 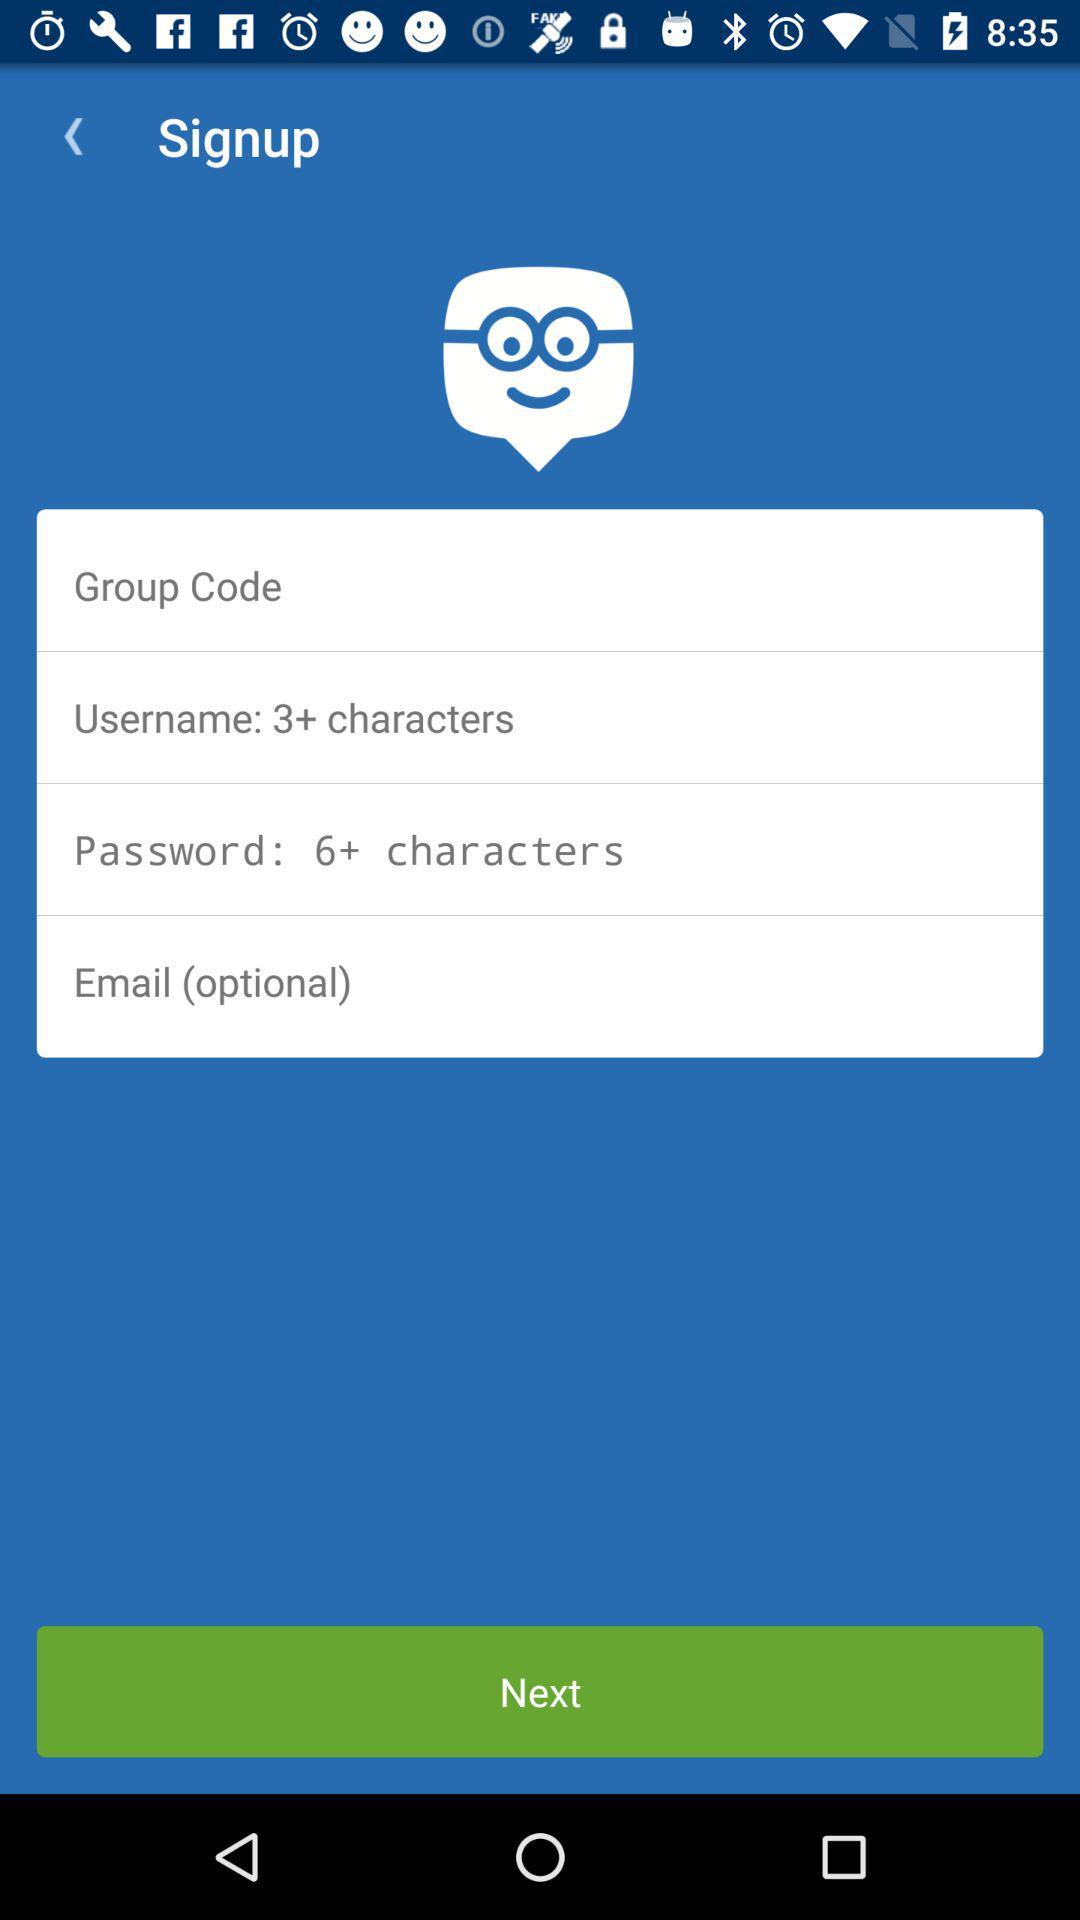 What do you see at coordinates (72, 135) in the screenshot?
I see `the icon to the left of signup app` at bounding box center [72, 135].